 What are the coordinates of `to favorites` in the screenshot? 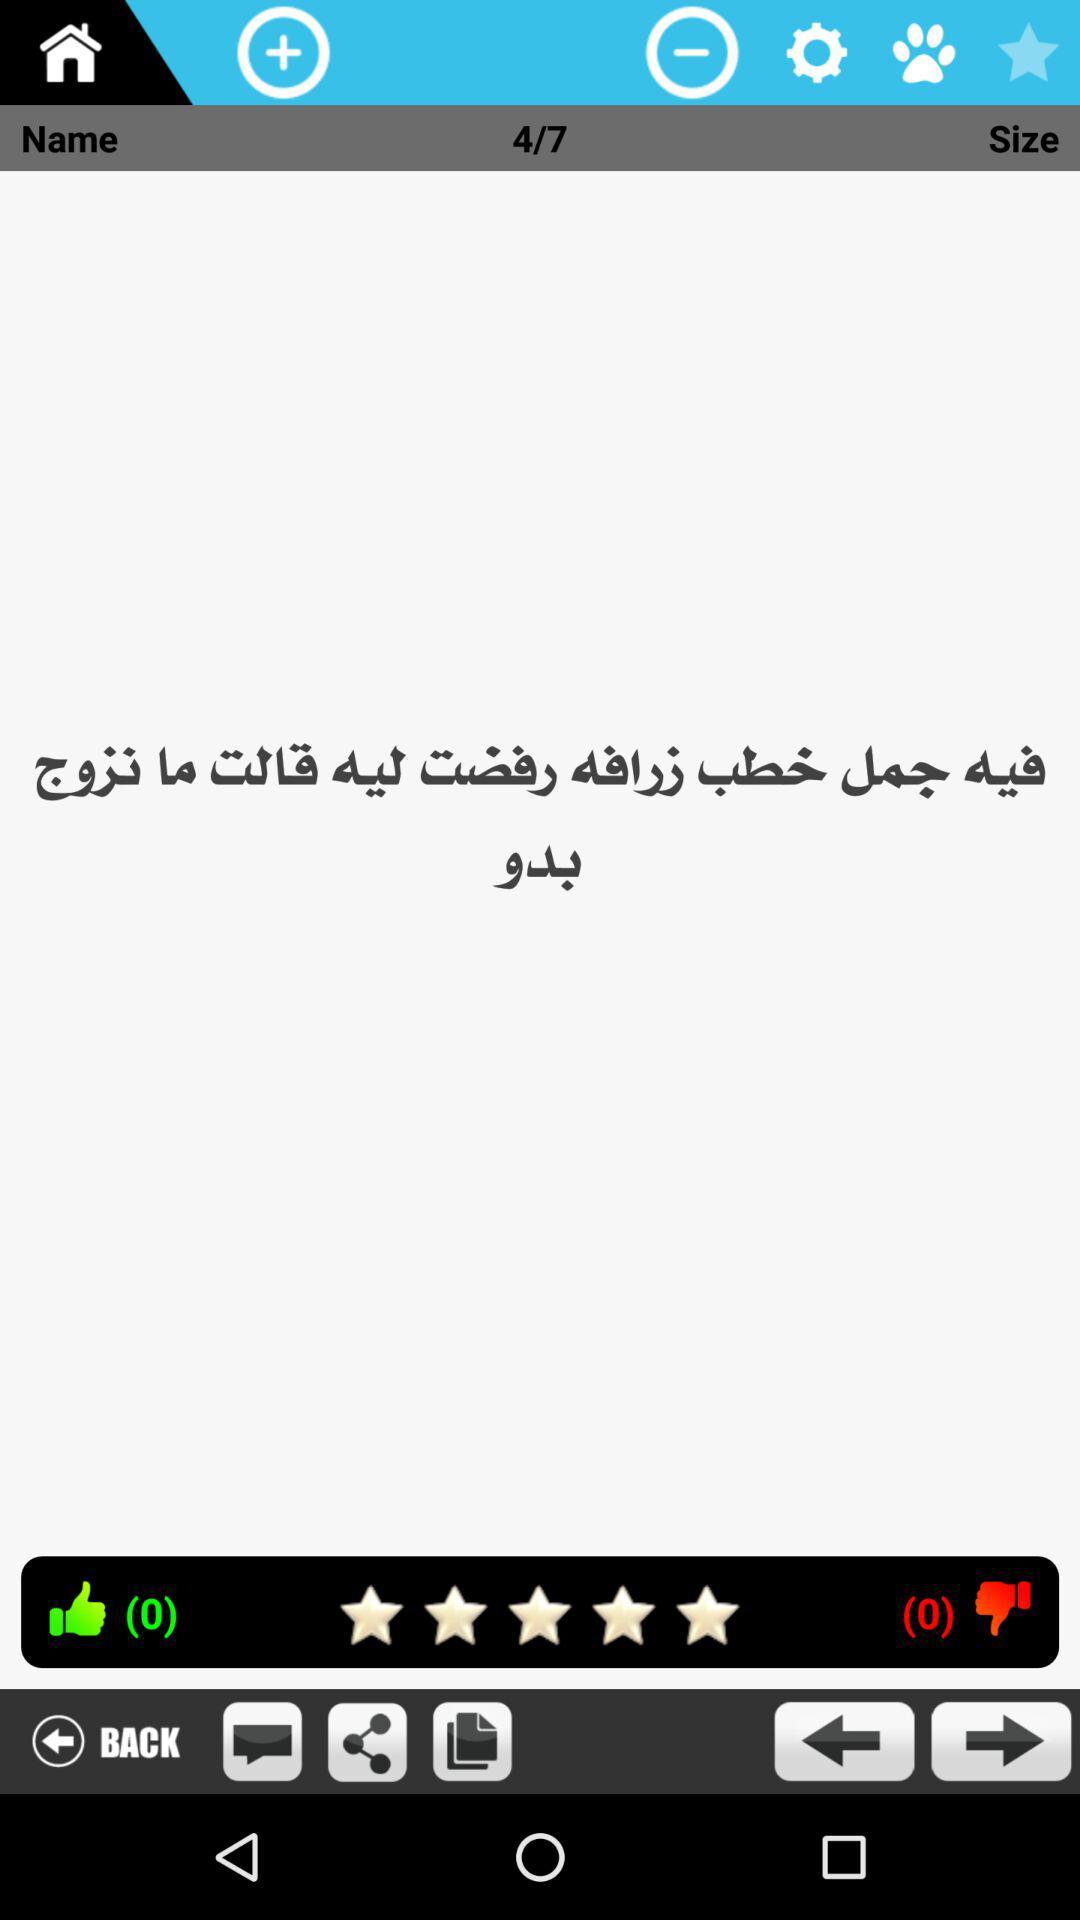 It's located at (1027, 52).